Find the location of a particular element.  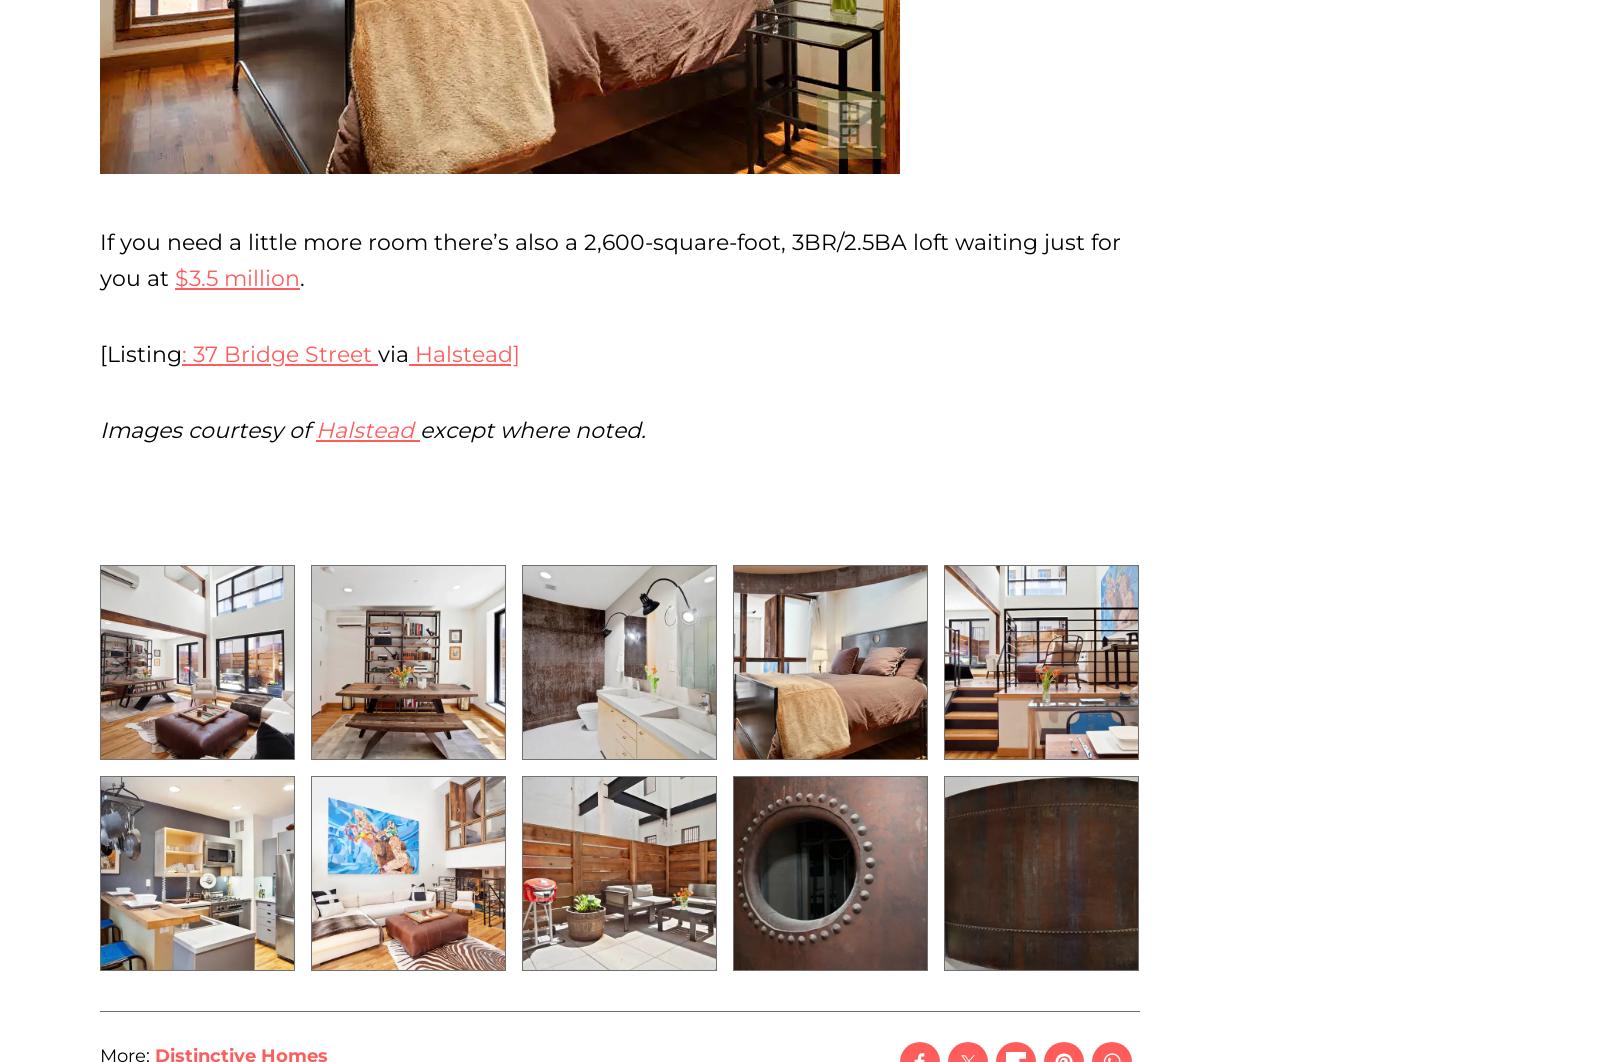

'Halstead]' is located at coordinates (463, 353).